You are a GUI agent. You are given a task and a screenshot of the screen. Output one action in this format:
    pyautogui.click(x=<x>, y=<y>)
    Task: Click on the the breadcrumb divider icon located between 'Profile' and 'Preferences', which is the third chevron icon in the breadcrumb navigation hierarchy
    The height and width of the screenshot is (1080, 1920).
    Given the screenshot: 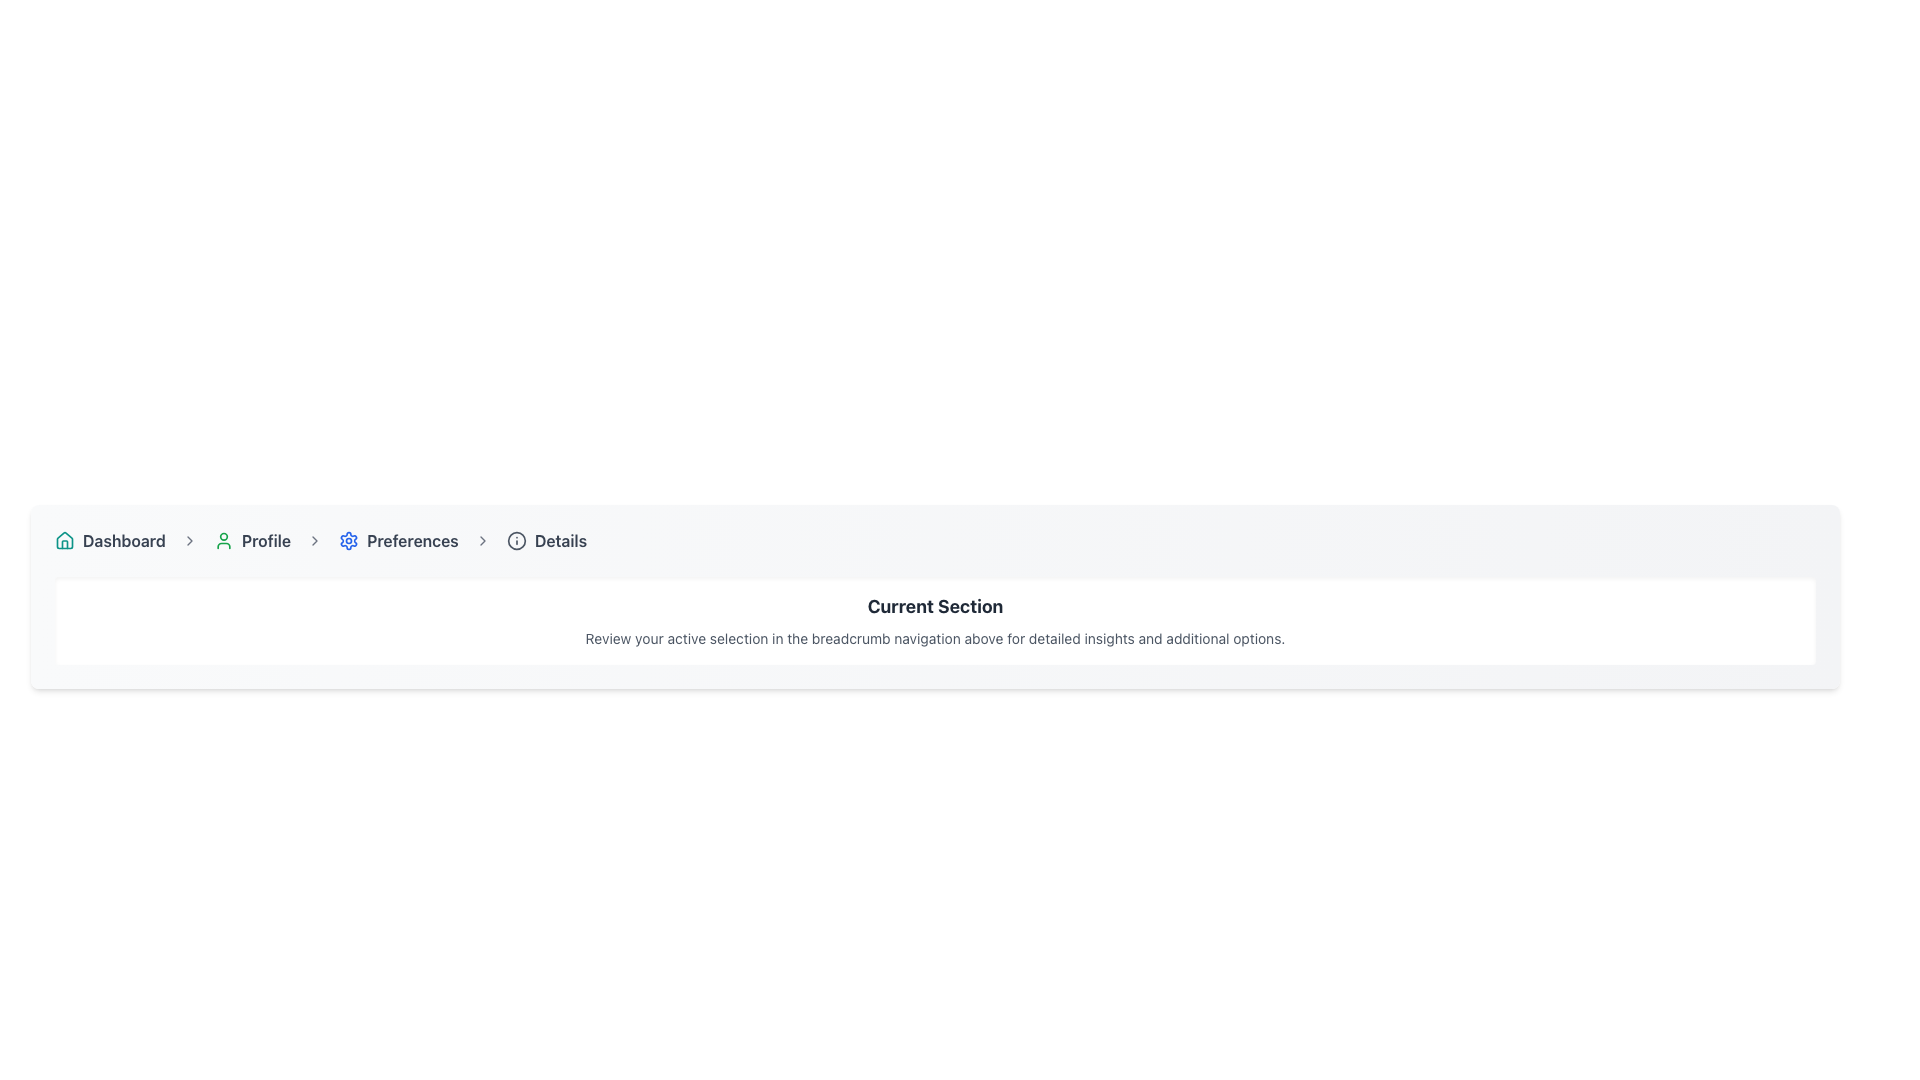 What is the action you would take?
    pyautogui.click(x=314, y=540)
    